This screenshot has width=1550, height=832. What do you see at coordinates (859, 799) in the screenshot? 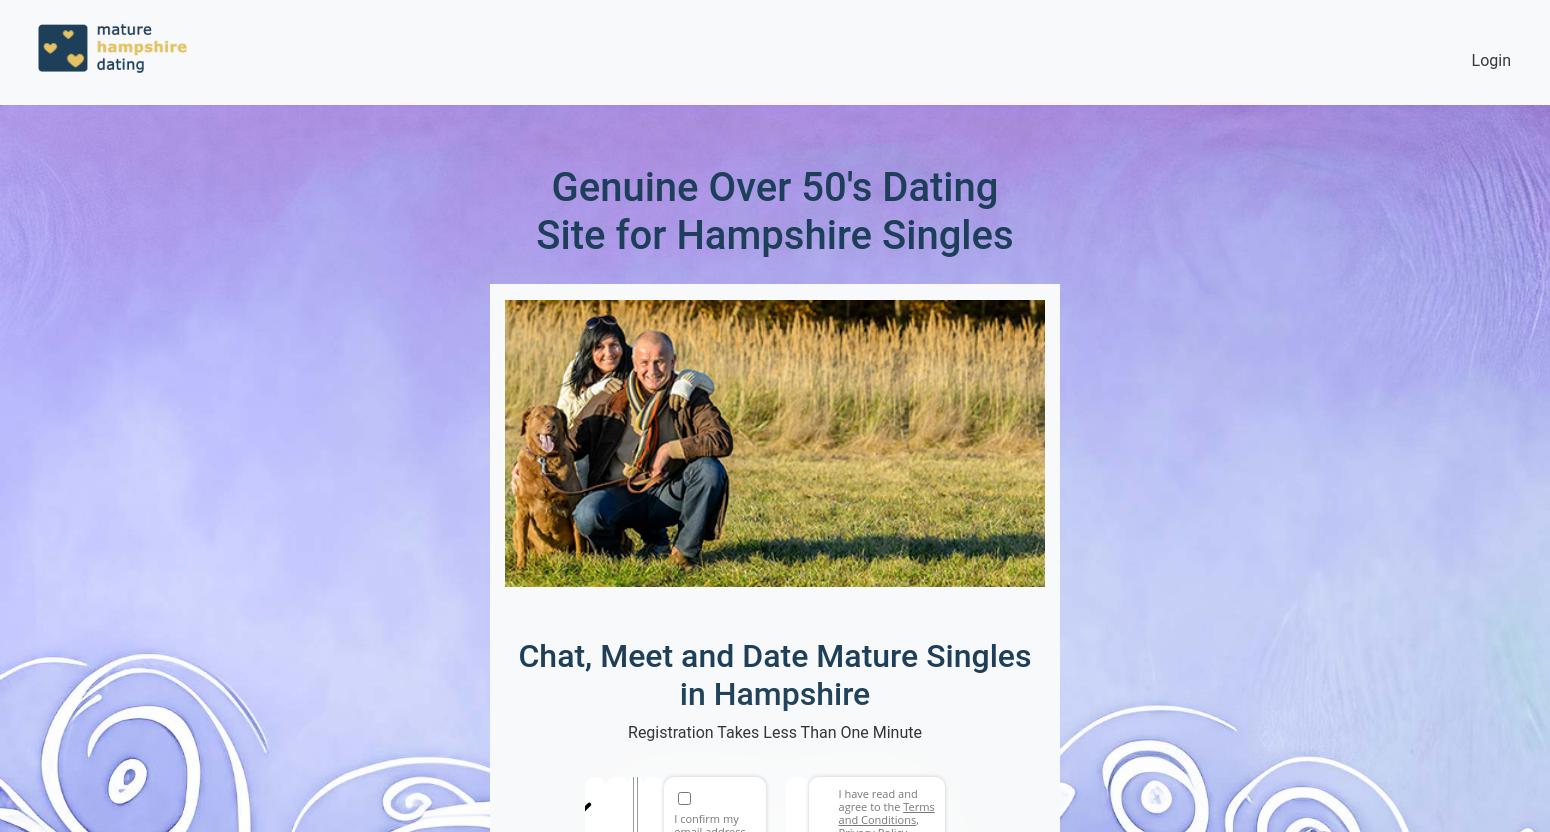
I see `'Password (8 or more characters)'` at bounding box center [859, 799].